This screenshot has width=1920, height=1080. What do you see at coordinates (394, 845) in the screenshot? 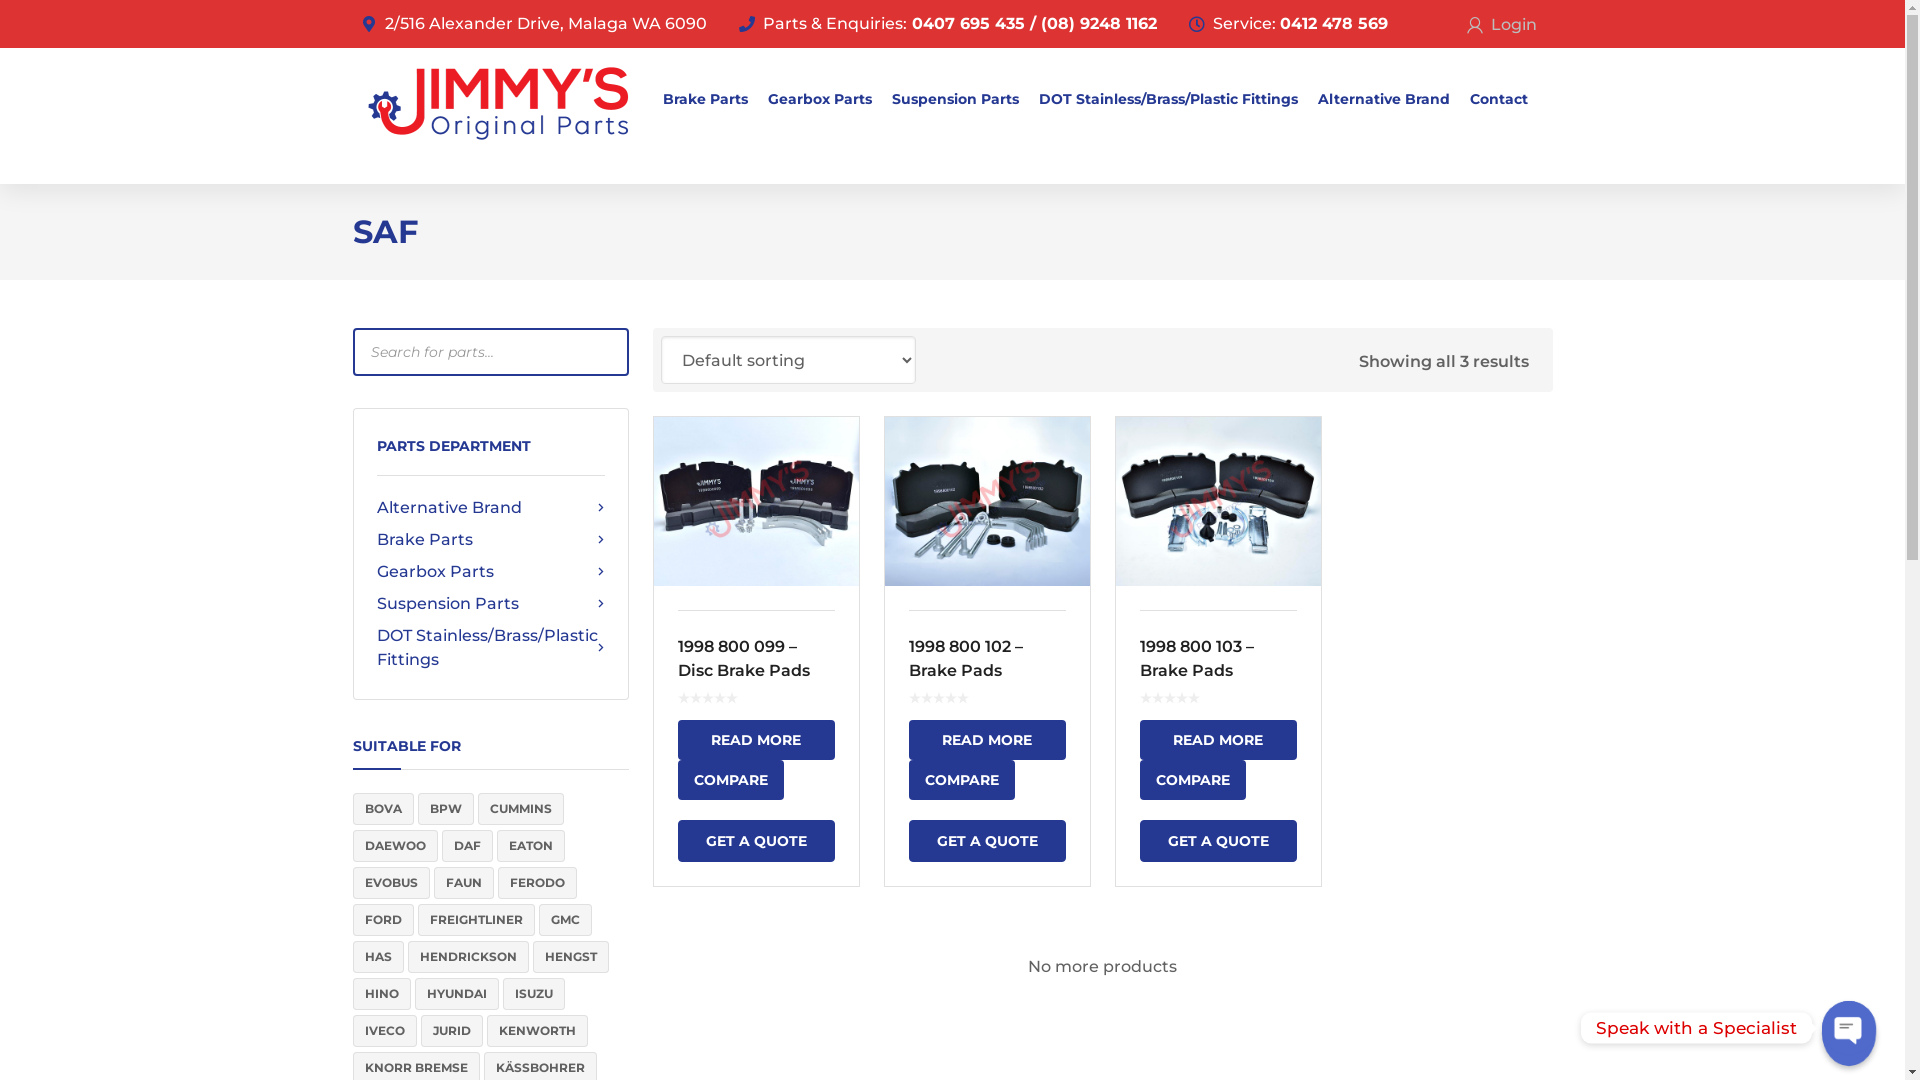
I see `'DAEWOO'` at bounding box center [394, 845].